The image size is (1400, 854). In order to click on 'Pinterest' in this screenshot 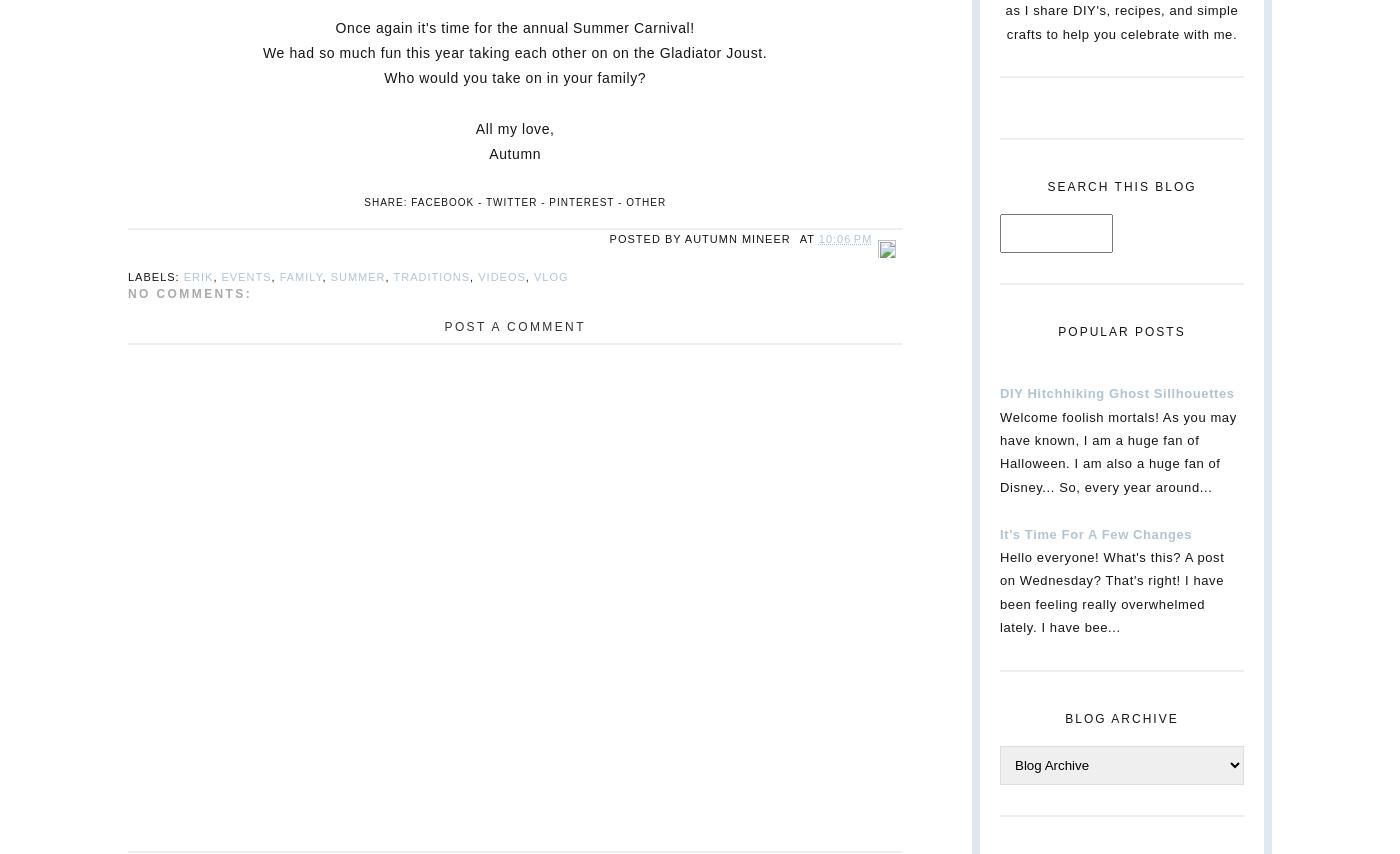, I will do `click(581, 200)`.